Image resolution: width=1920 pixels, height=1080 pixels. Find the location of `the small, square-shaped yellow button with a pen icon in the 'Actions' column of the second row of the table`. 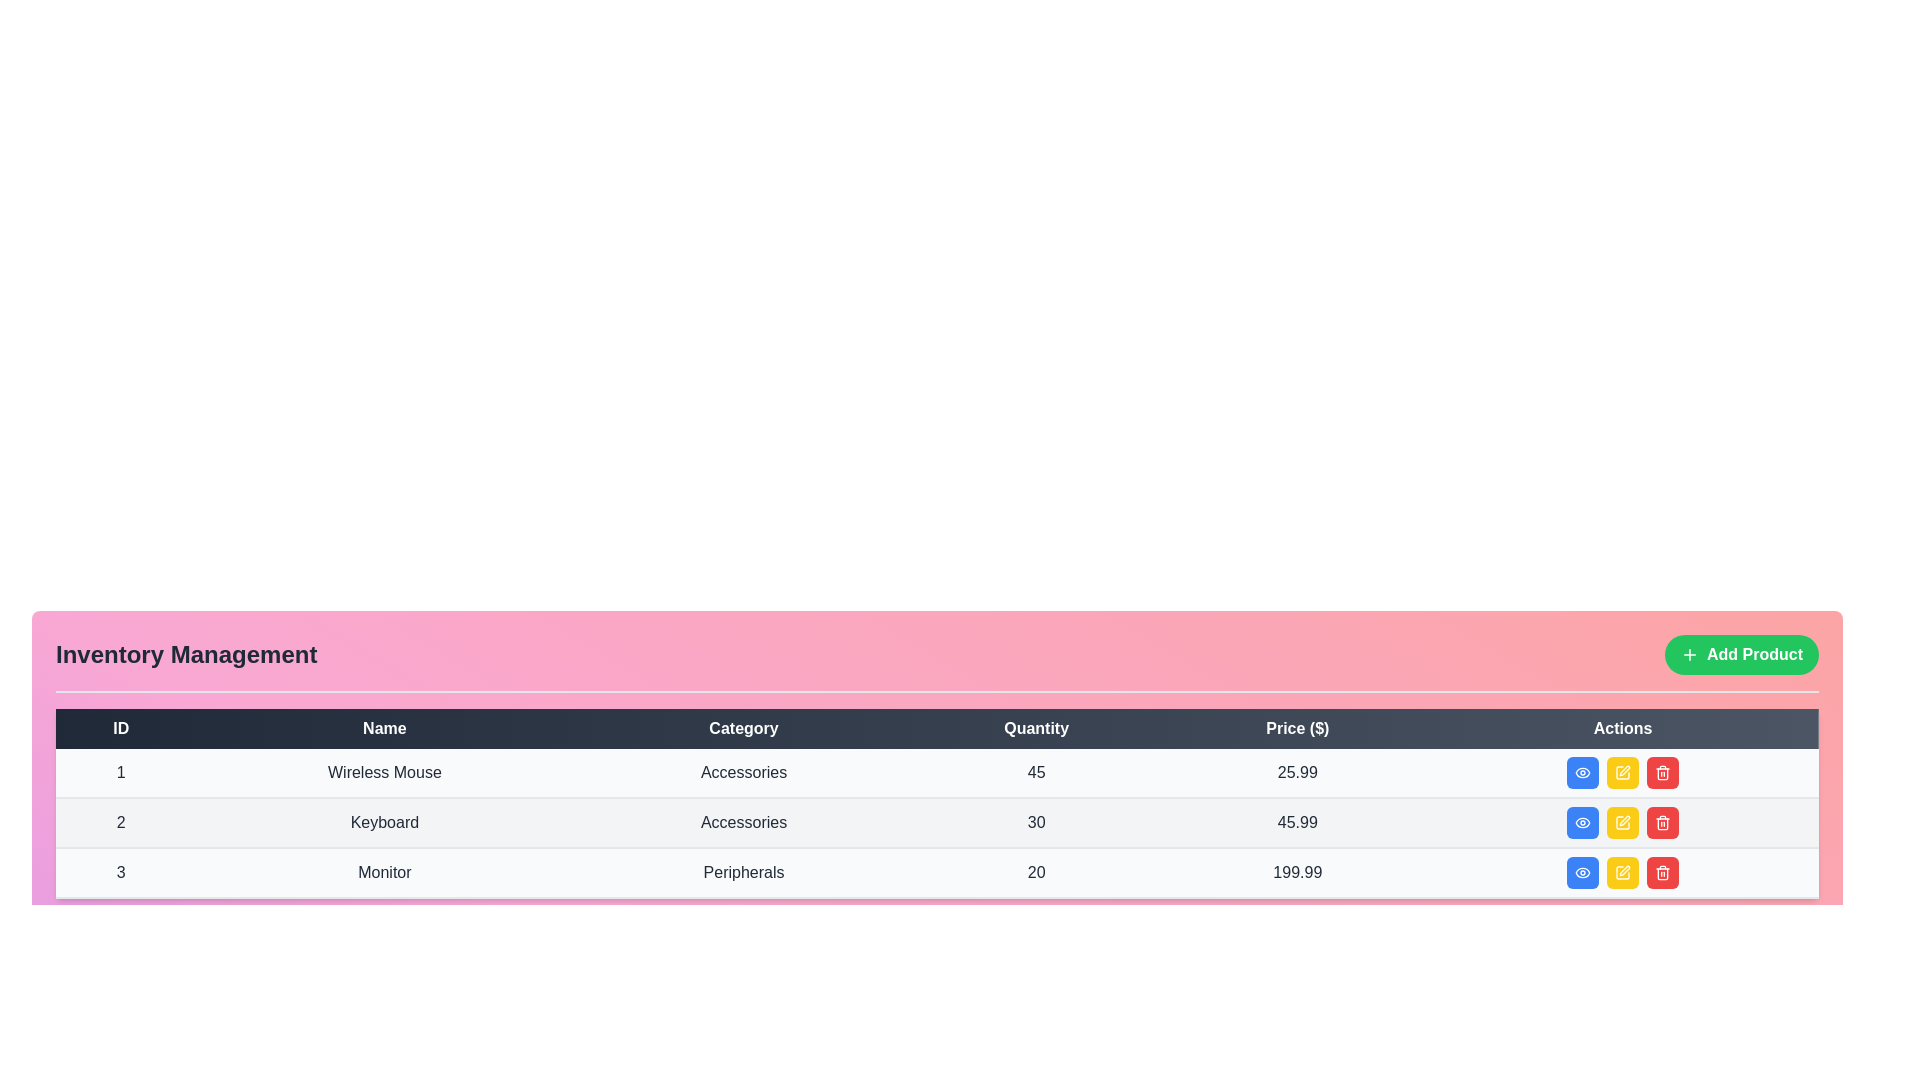

the small, square-shaped yellow button with a pen icon in the 'Actions' column of the second row of the table is located at coordinates (1623, 822).